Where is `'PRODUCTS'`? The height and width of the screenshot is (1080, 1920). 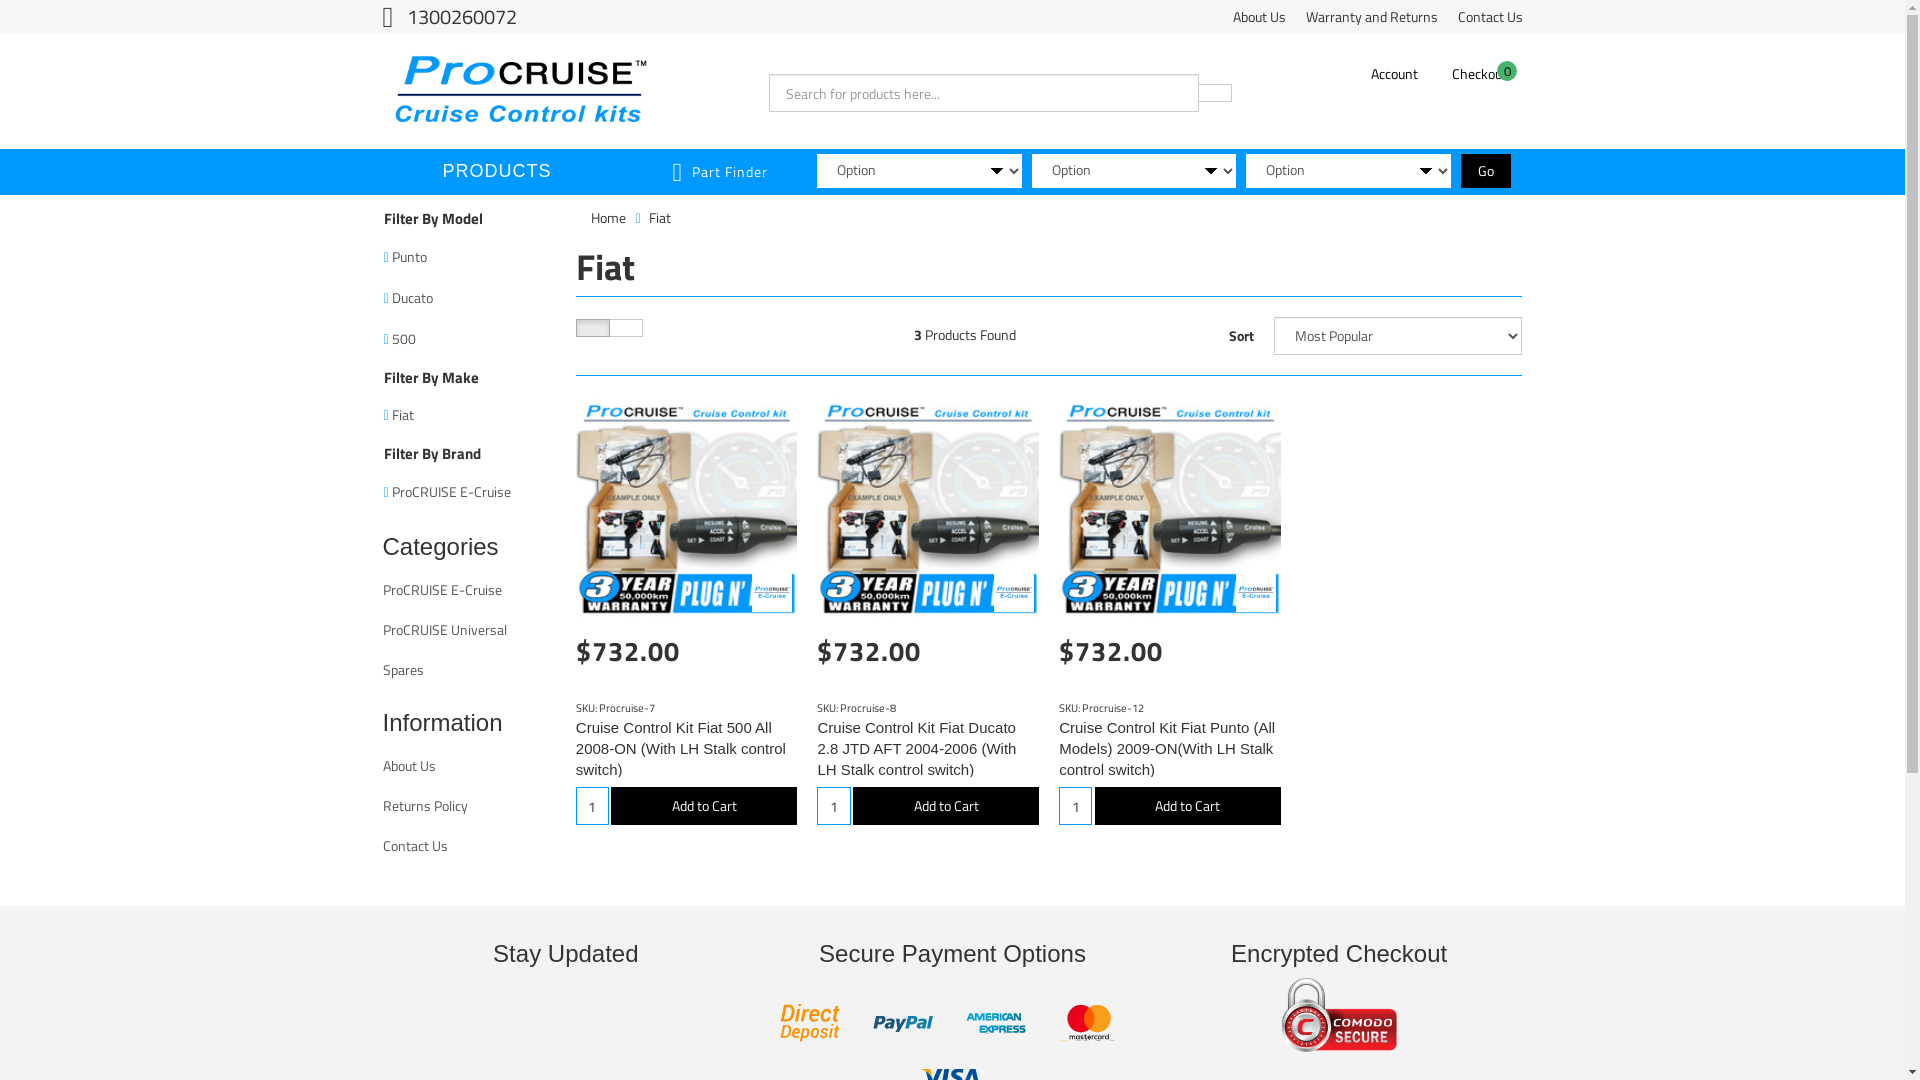 'PRODUCTS' is located at coordinates (496, 171).